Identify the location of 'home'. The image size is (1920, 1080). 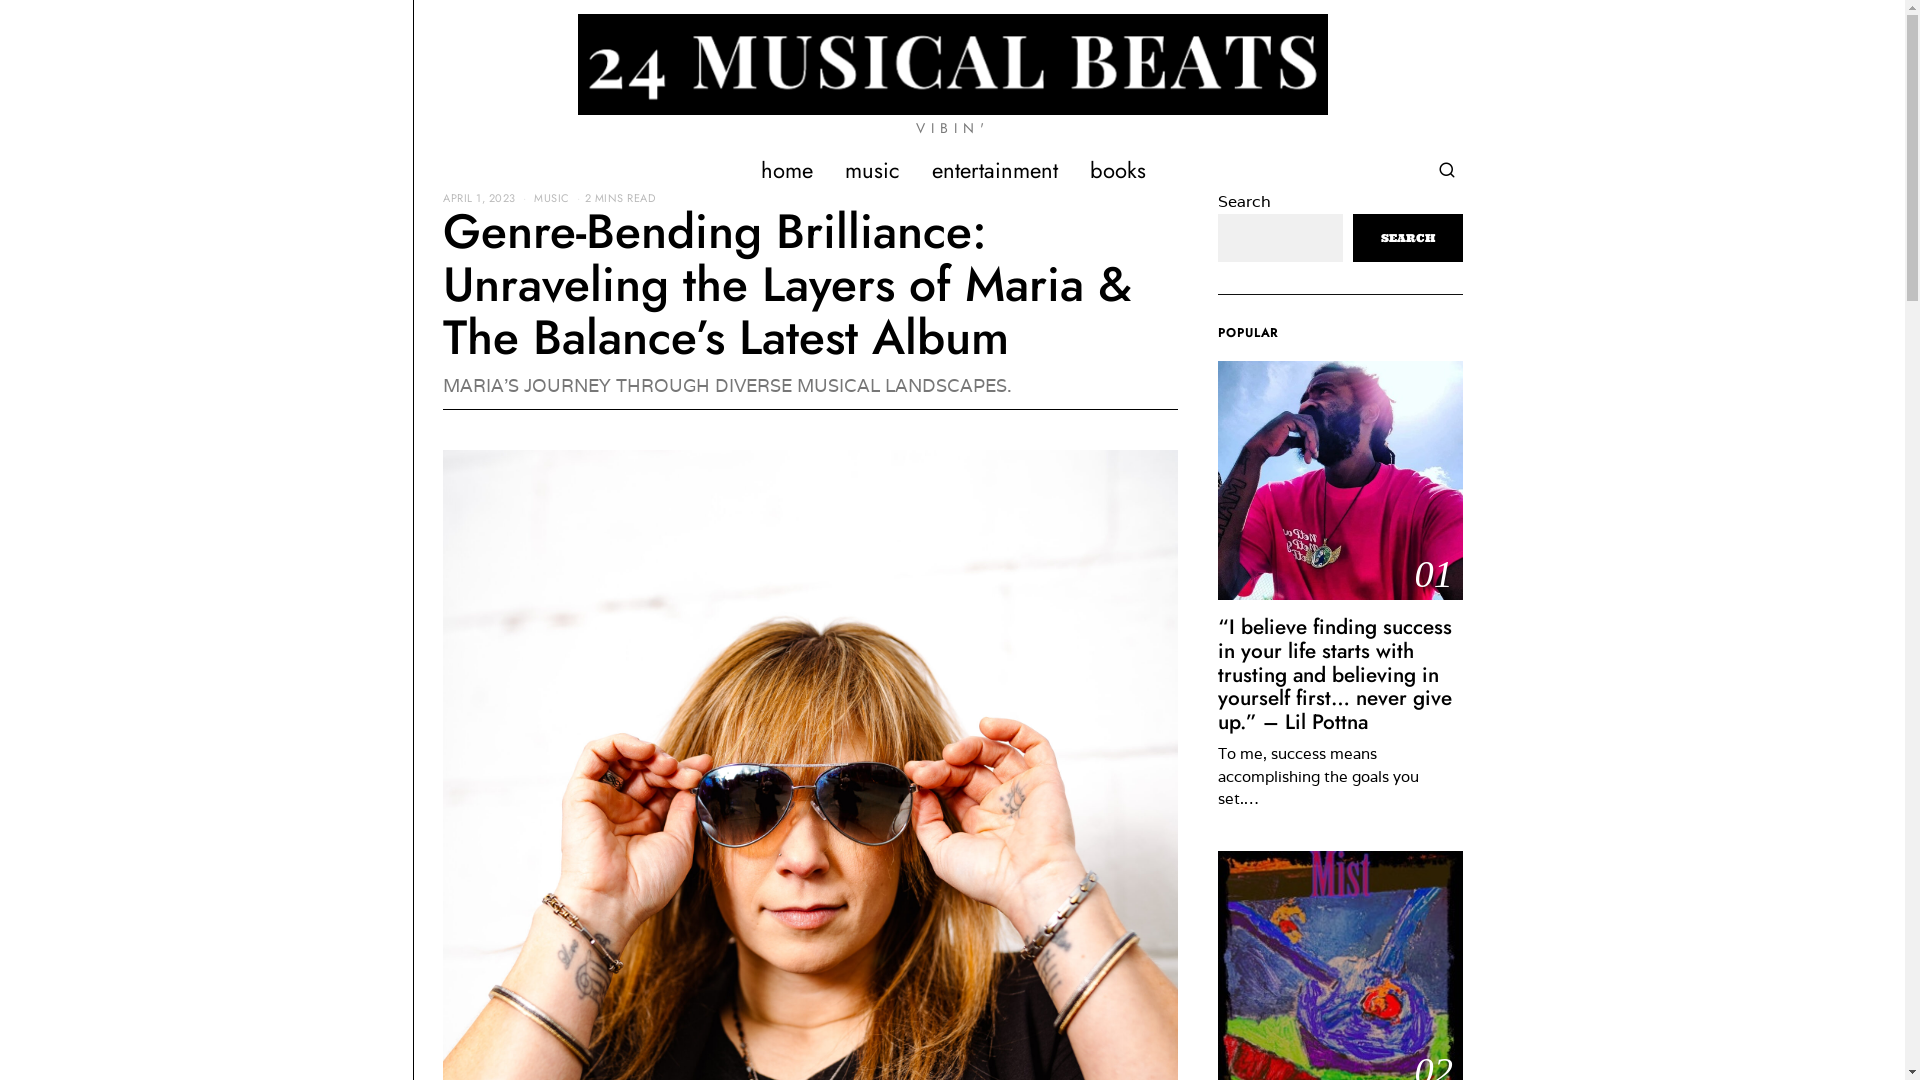
(744, 168).